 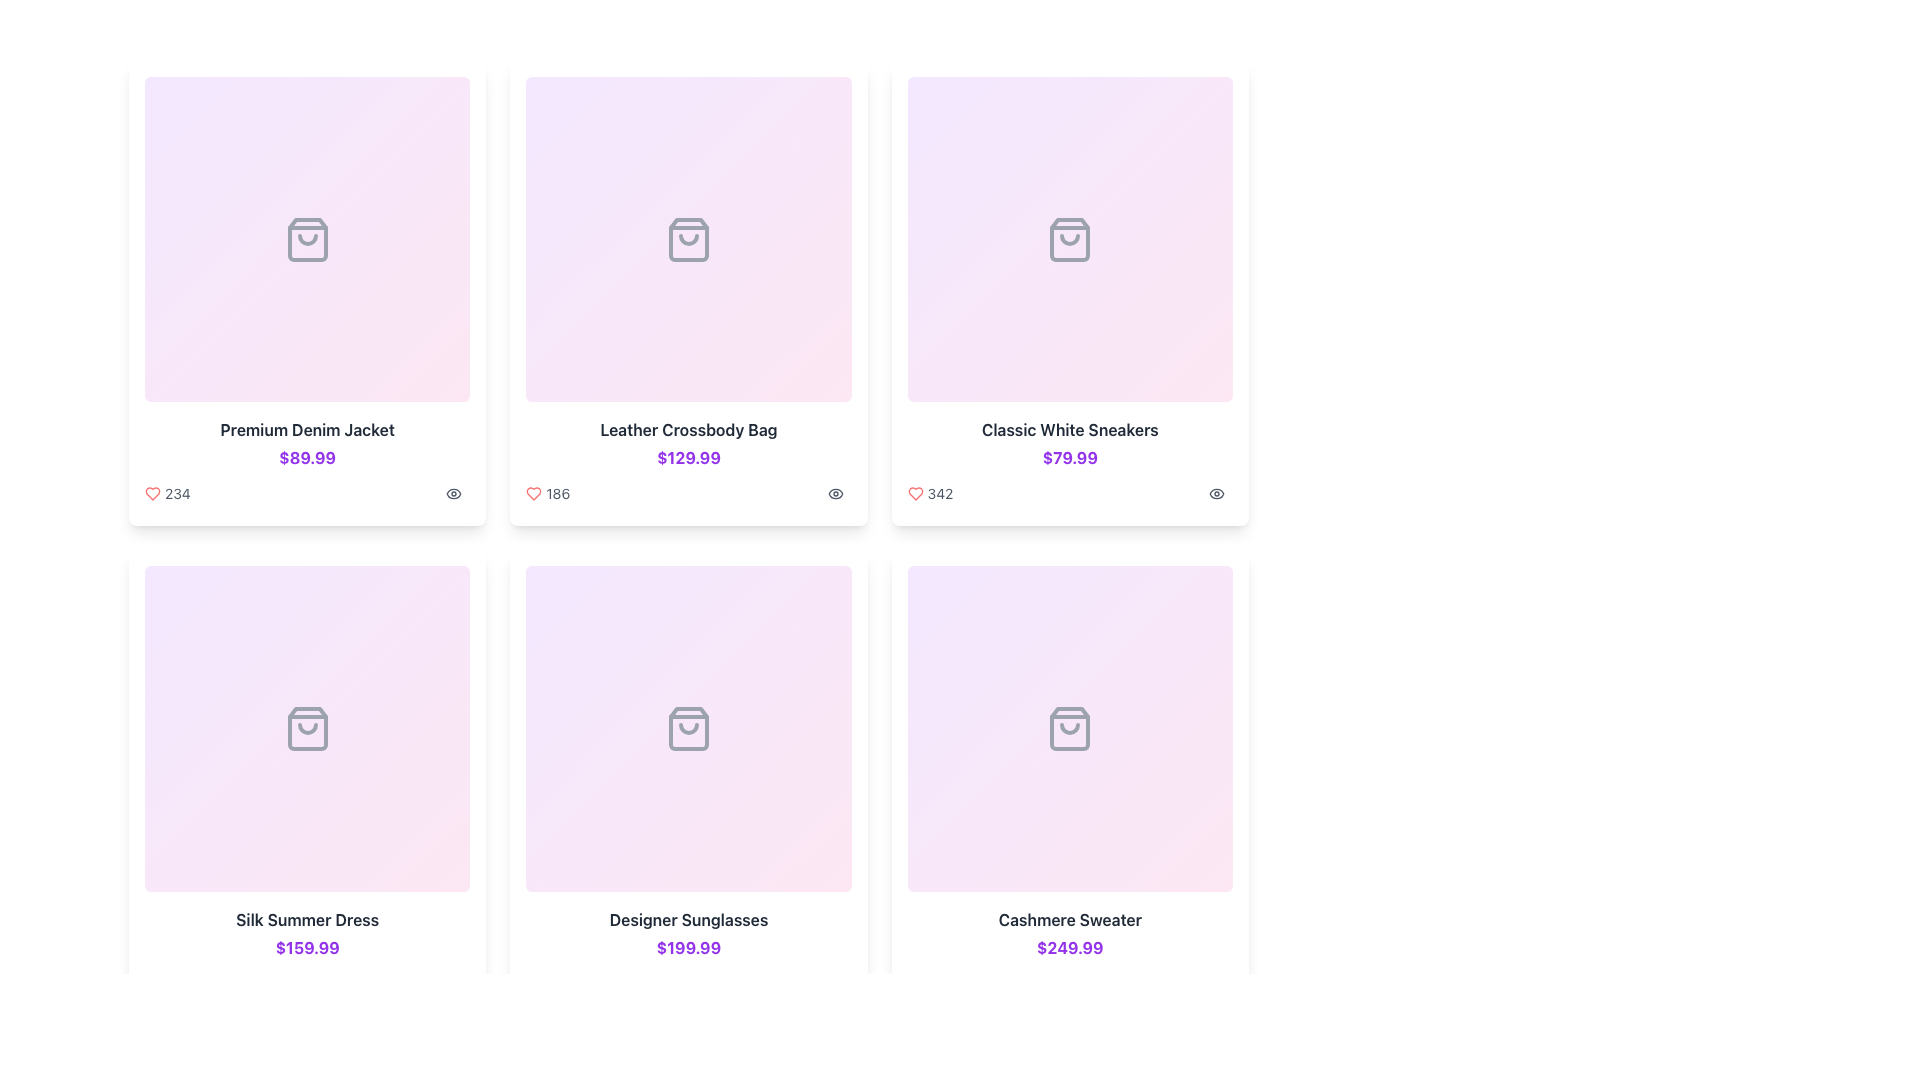 I want to click on the text label displaying '198', which is styled in a small gray font and located to the right of a red heart-shaped icon on the 'Designer Sunglasses' card, so click(x=558, y=982).